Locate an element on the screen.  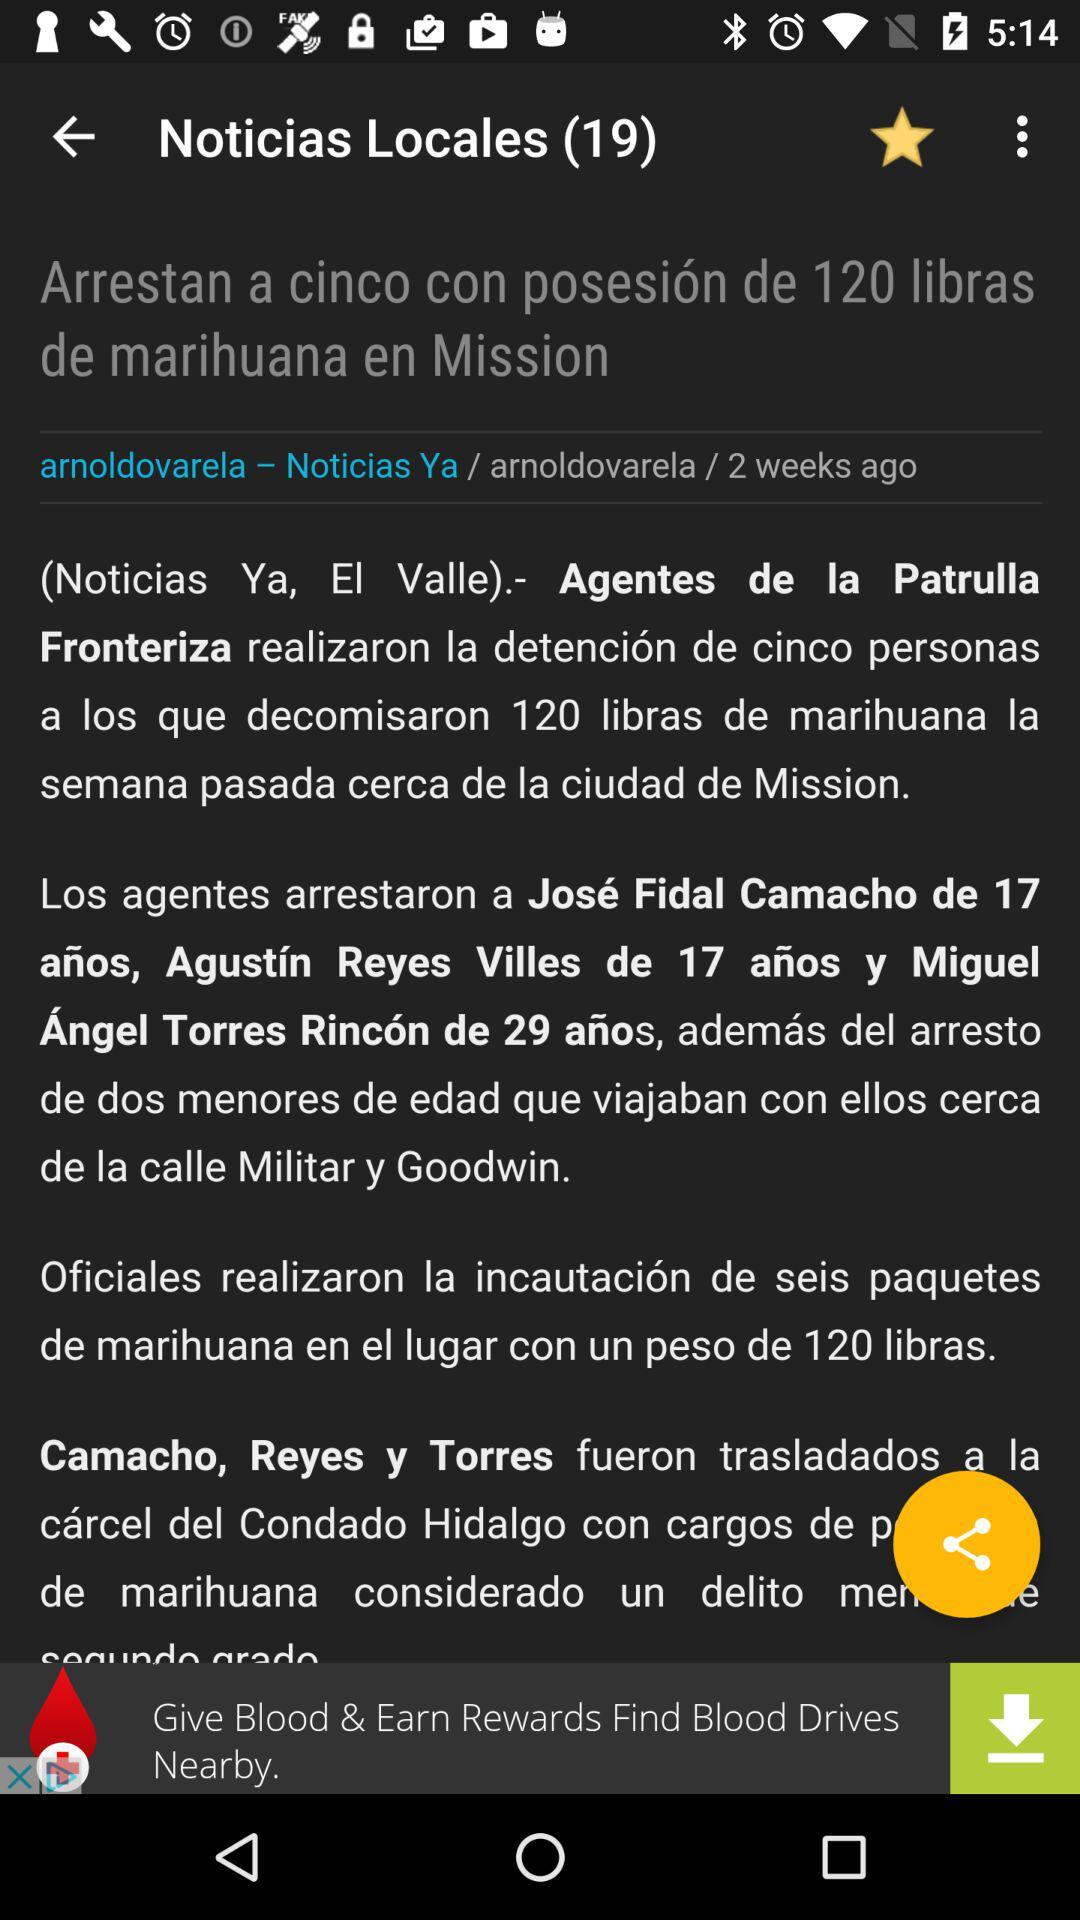
share the article is located at coordinates (965, 1543).